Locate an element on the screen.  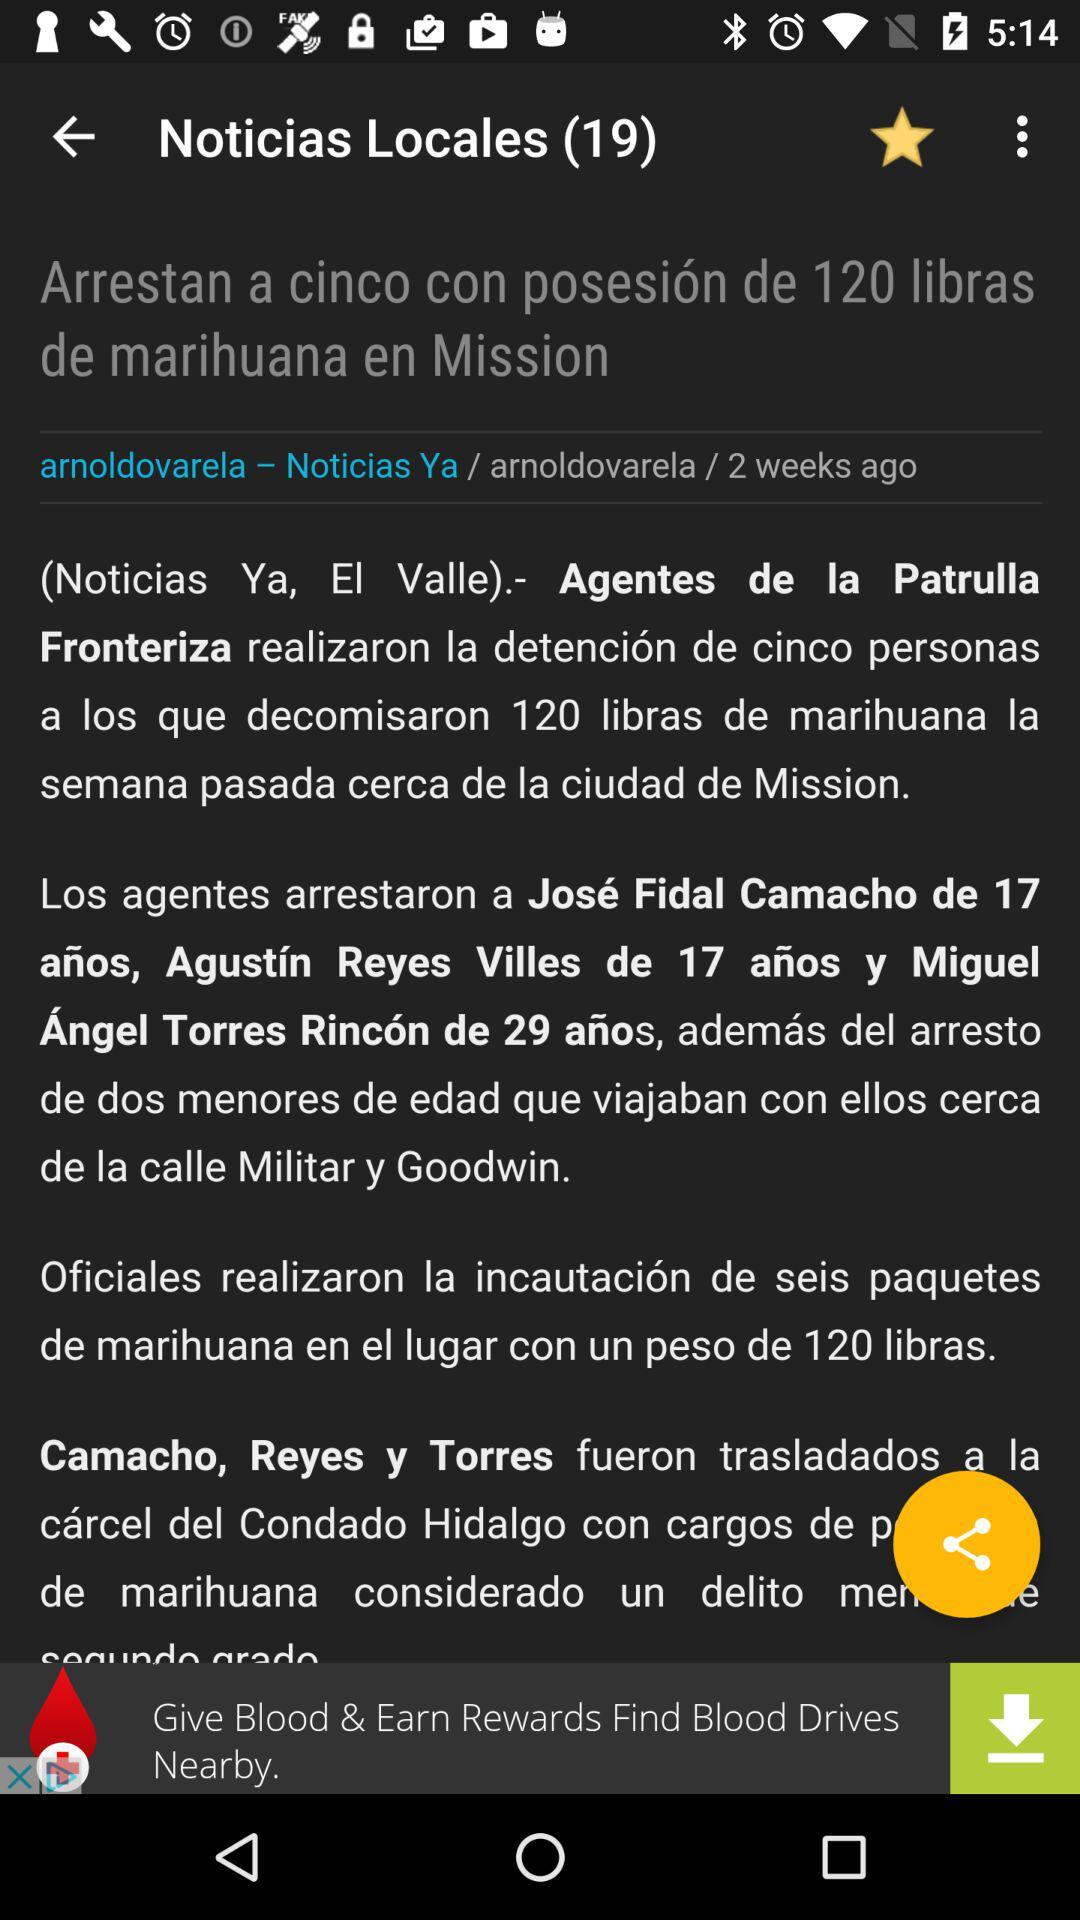
share the article is located at coordinates (965, 1543).